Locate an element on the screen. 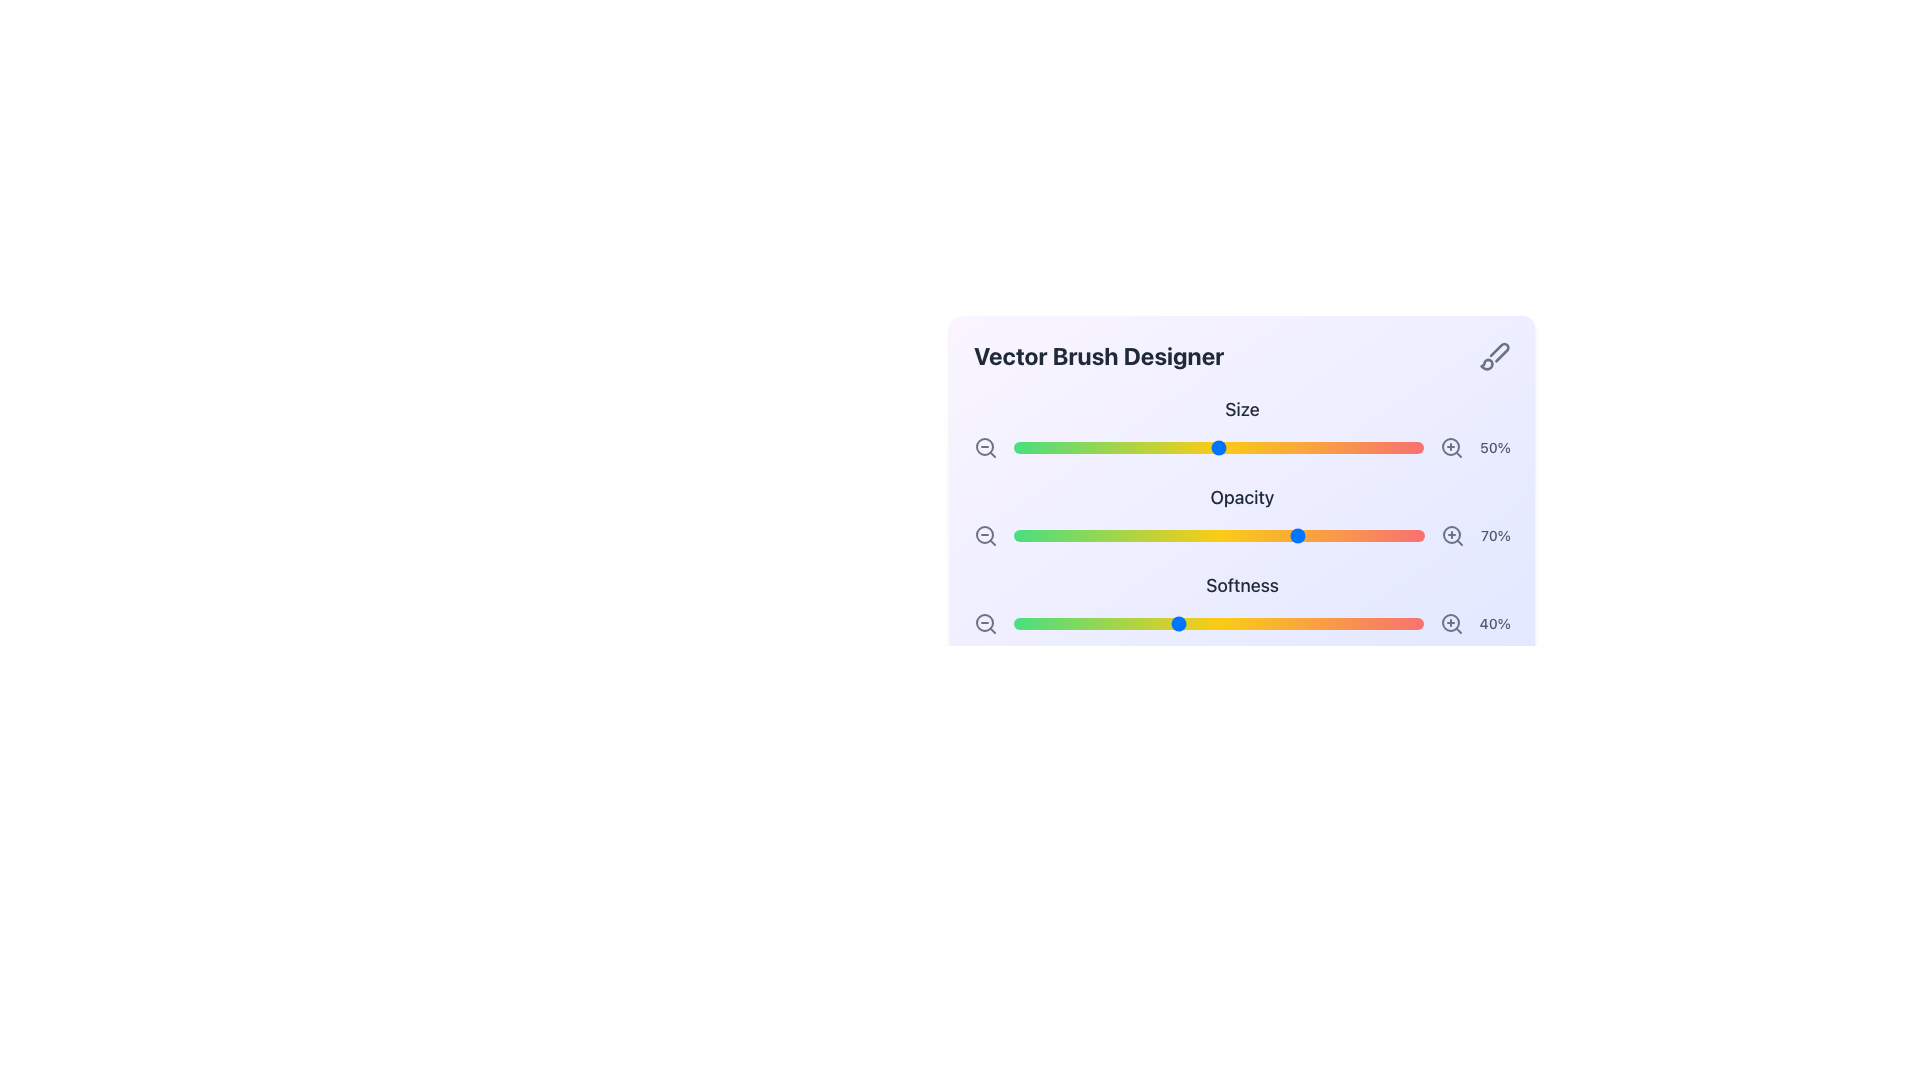  softness is located at coordinates (1030, 623).